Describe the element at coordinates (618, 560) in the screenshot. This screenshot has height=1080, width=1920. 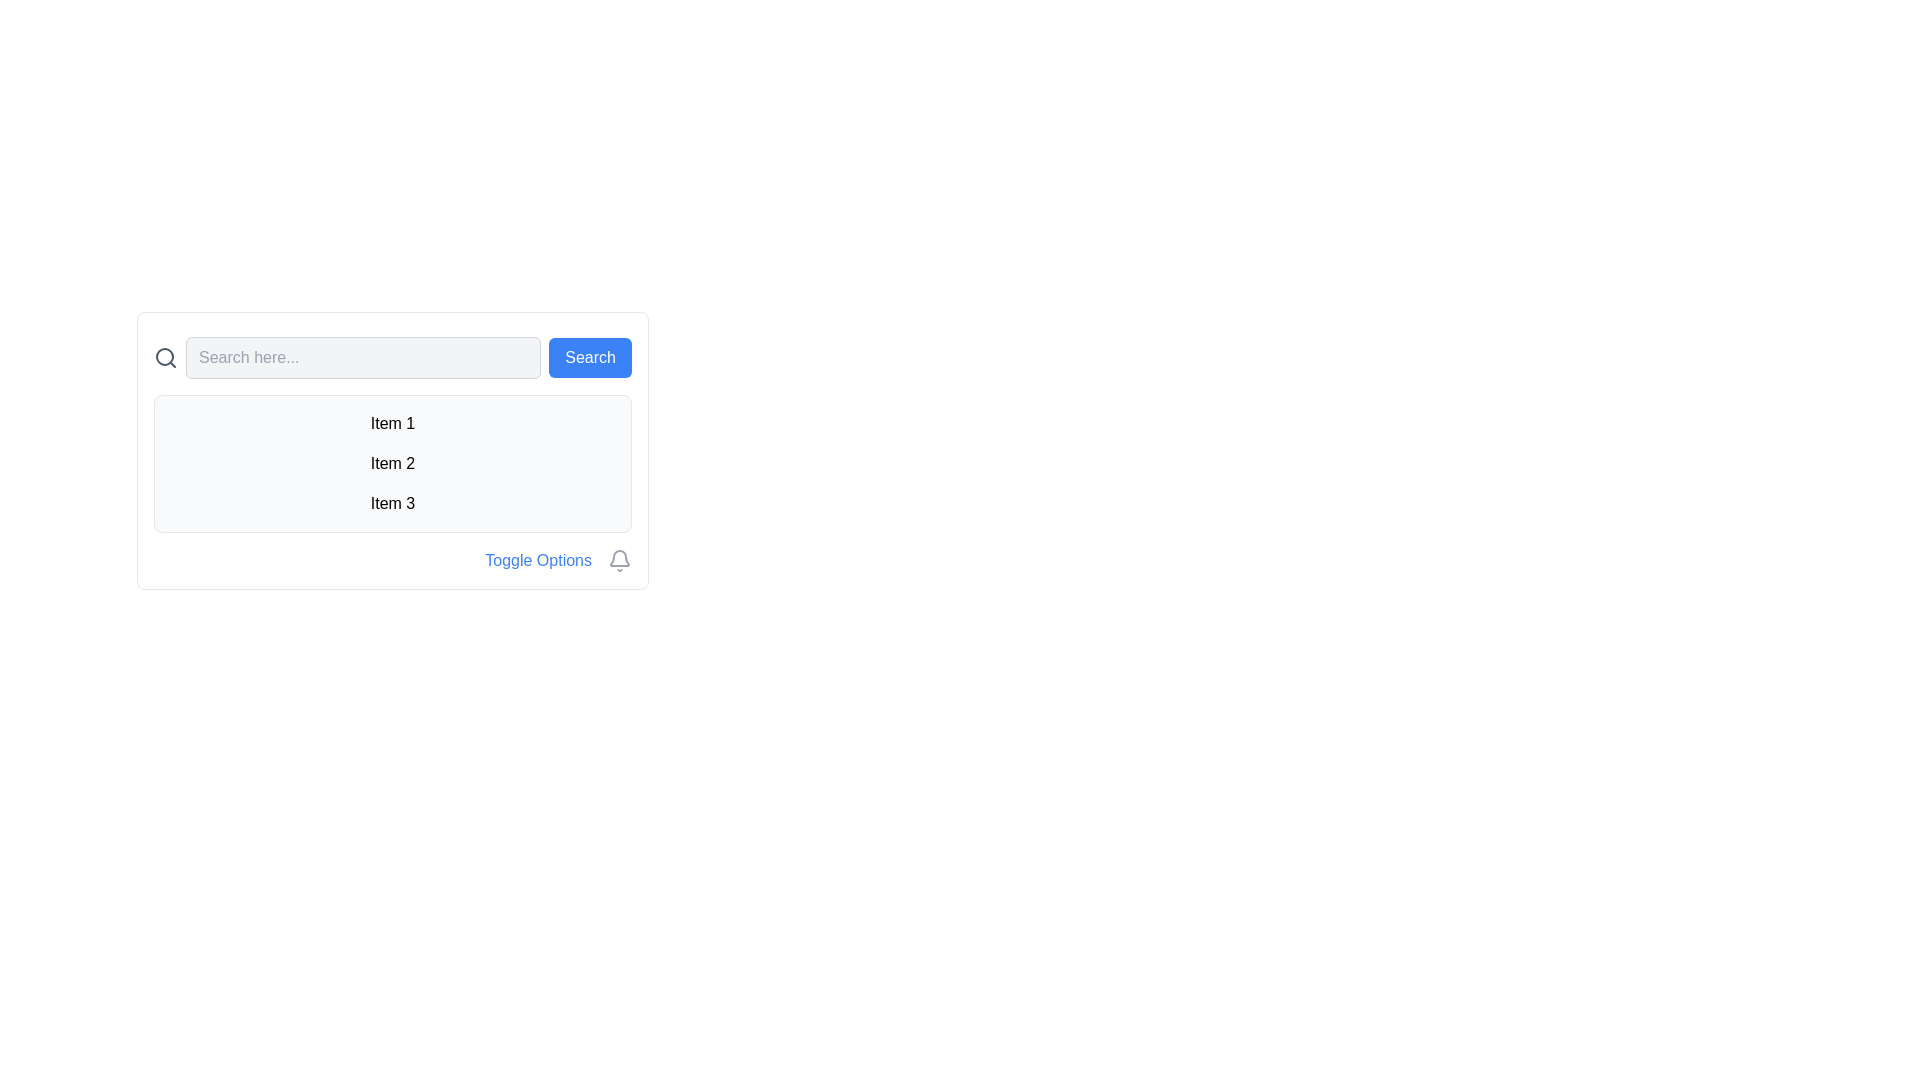
I see `the gray, minimalistic bell icon located to the right of the 'Toggle Options' text element` at that location.